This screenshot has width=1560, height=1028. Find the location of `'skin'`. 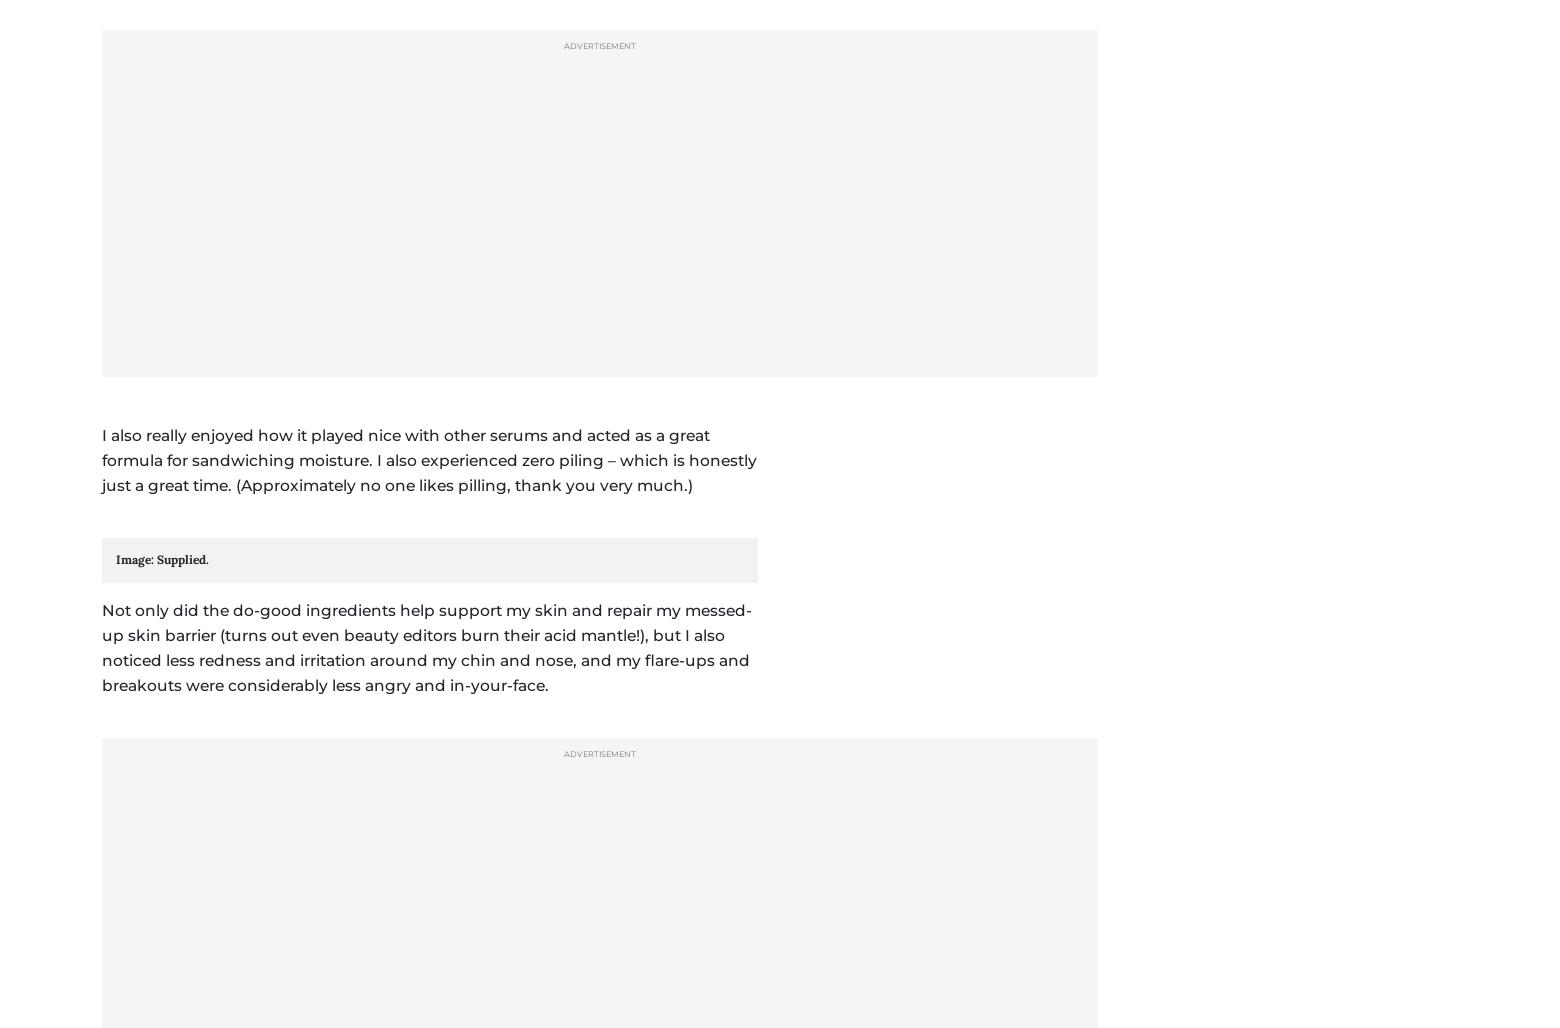

'skin' is located at coordinates (159, 835).